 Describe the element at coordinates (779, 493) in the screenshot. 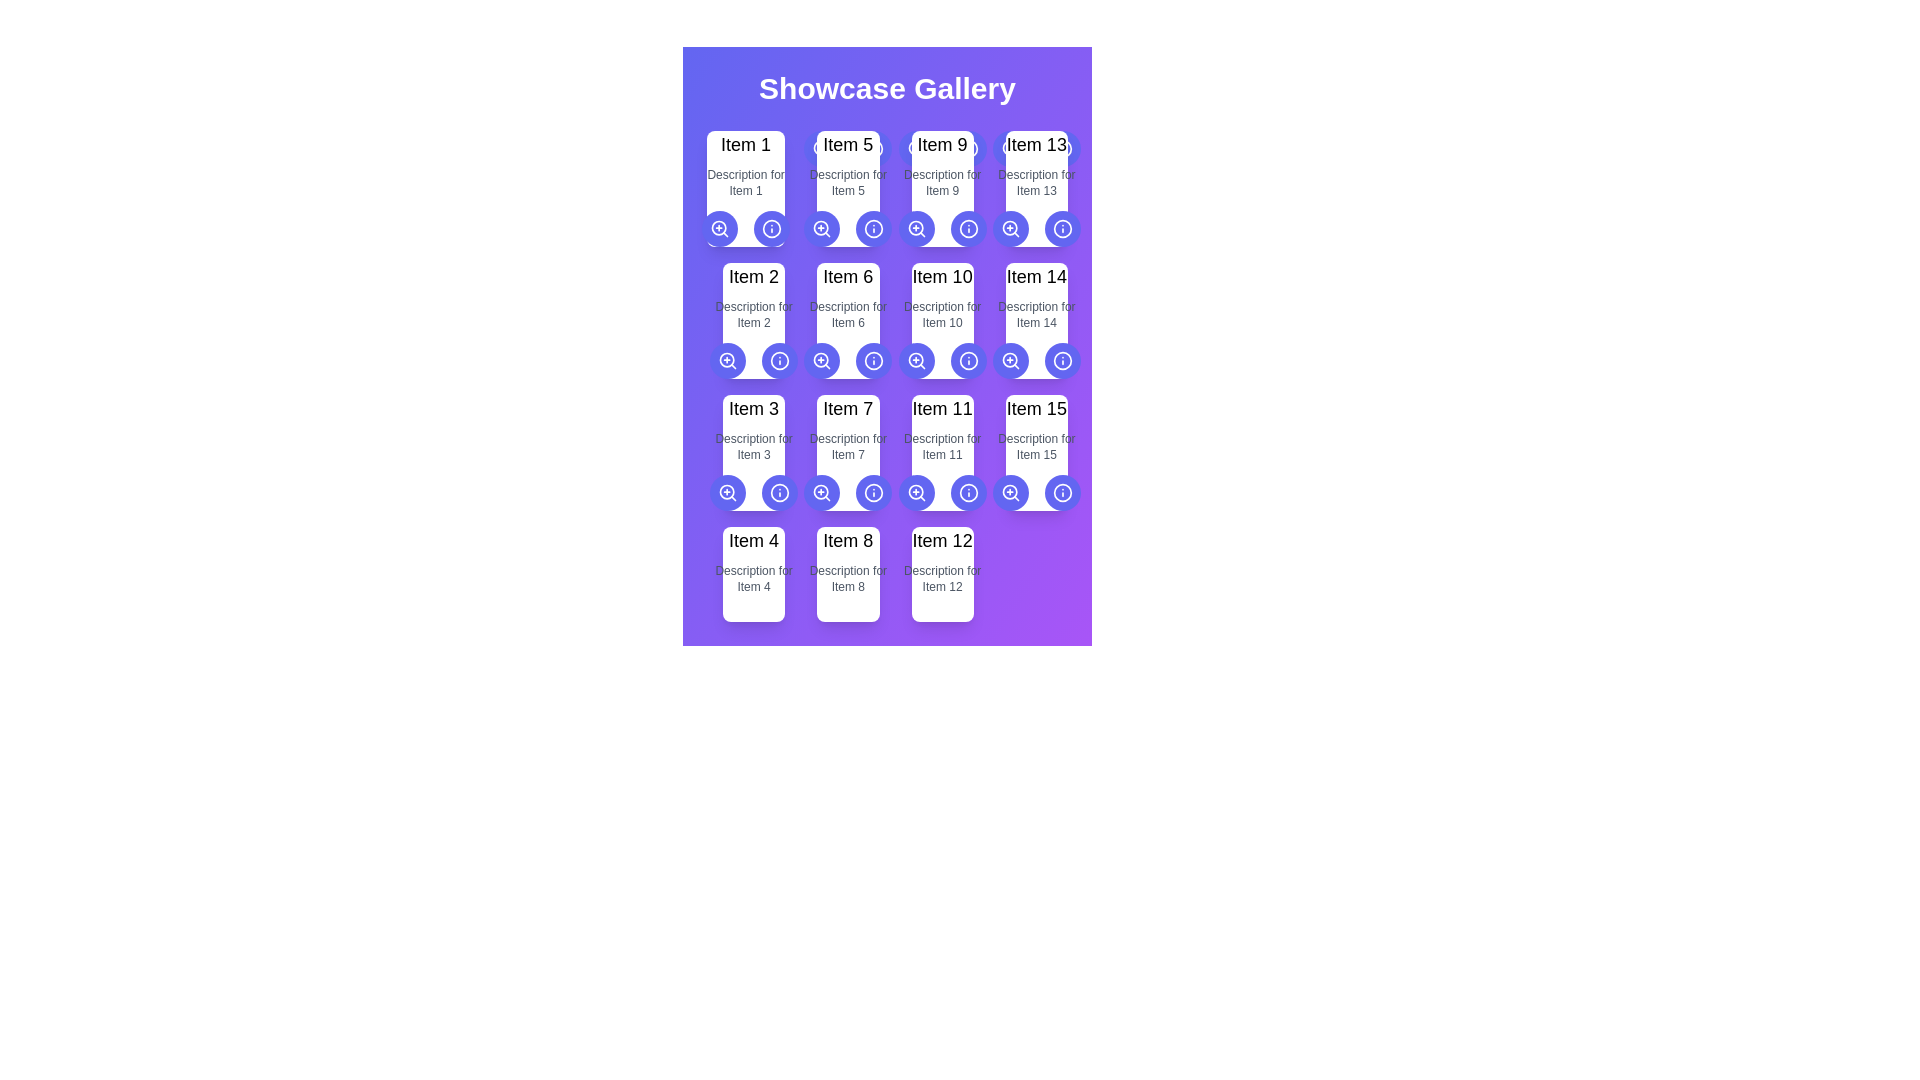

I see `the second interactive button located to the right within the group of elements below the card labeled 'Item 7'` at that location.